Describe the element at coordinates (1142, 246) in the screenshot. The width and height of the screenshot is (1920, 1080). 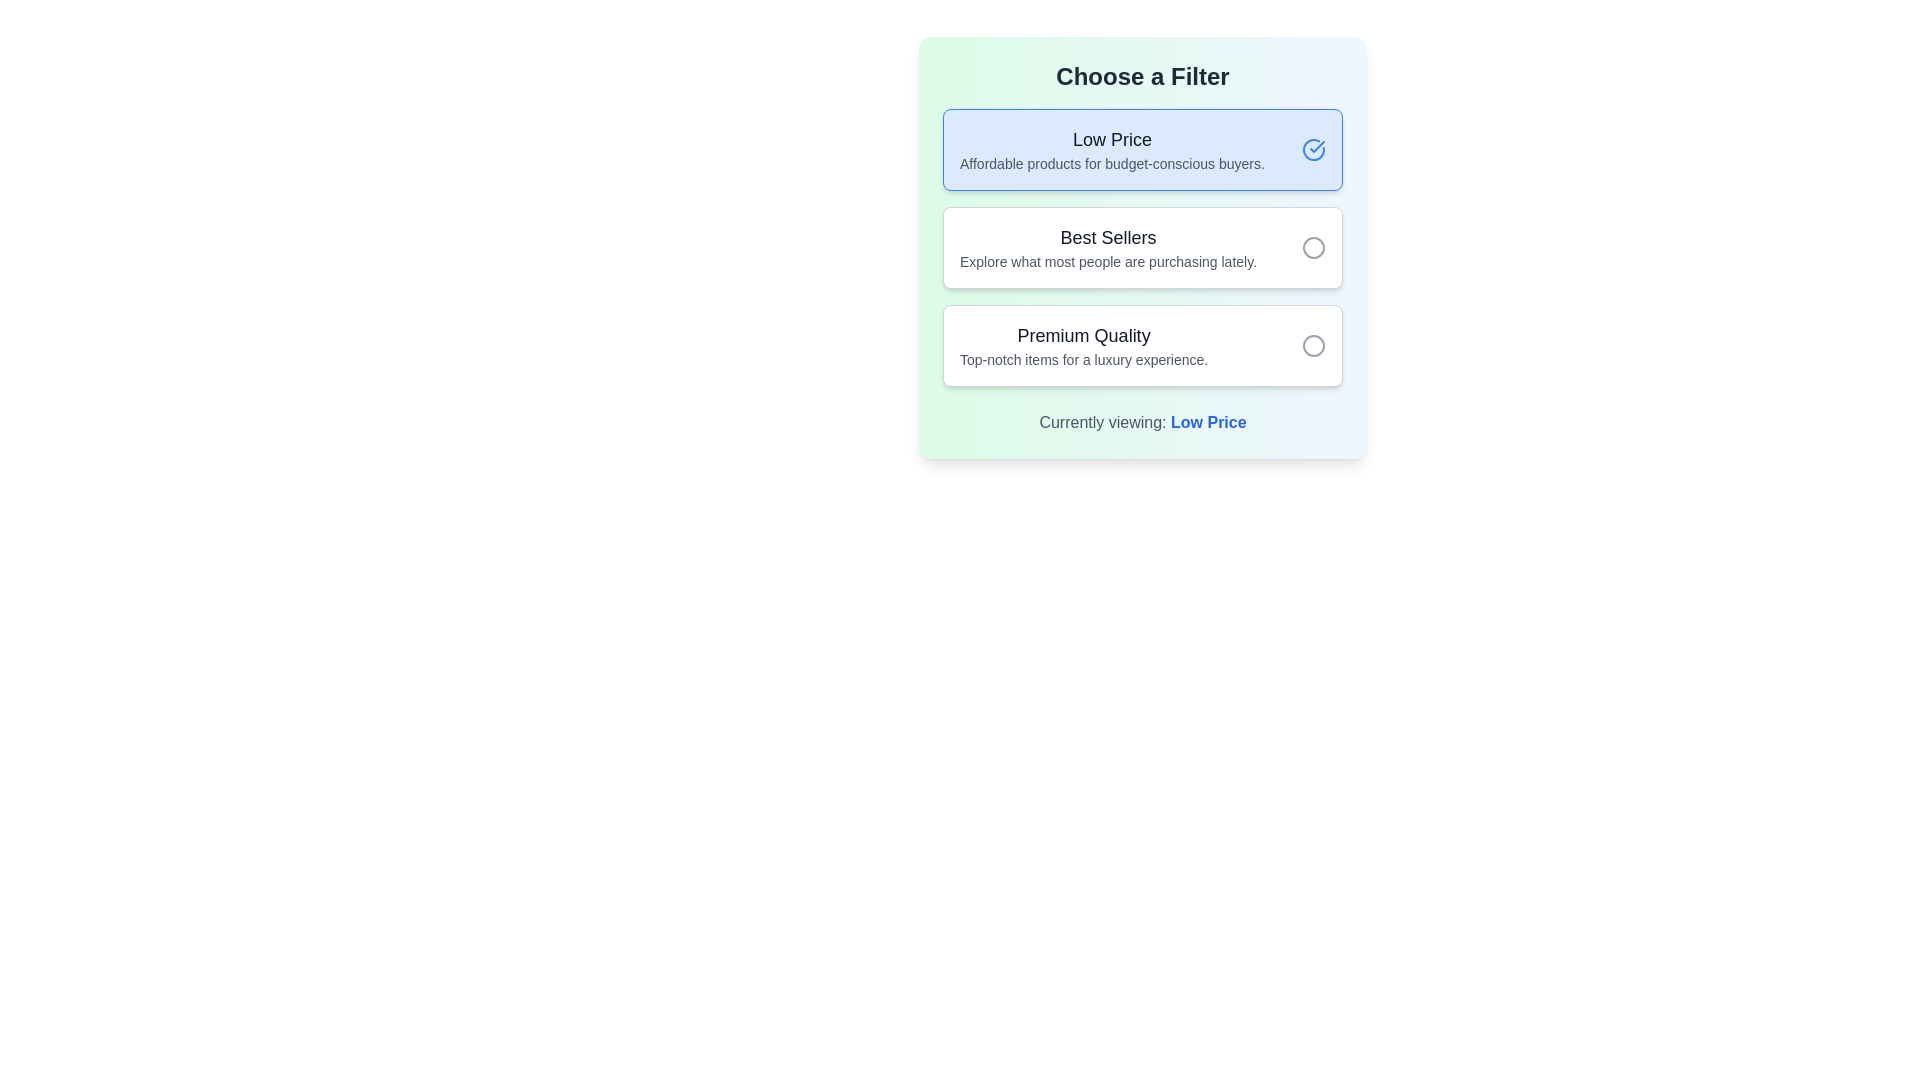
I see `the 'Best Sellers' selectable list item located between 'Low Price' and 'Premium Quality' in the 'Choose a Filter' panel` at that location.